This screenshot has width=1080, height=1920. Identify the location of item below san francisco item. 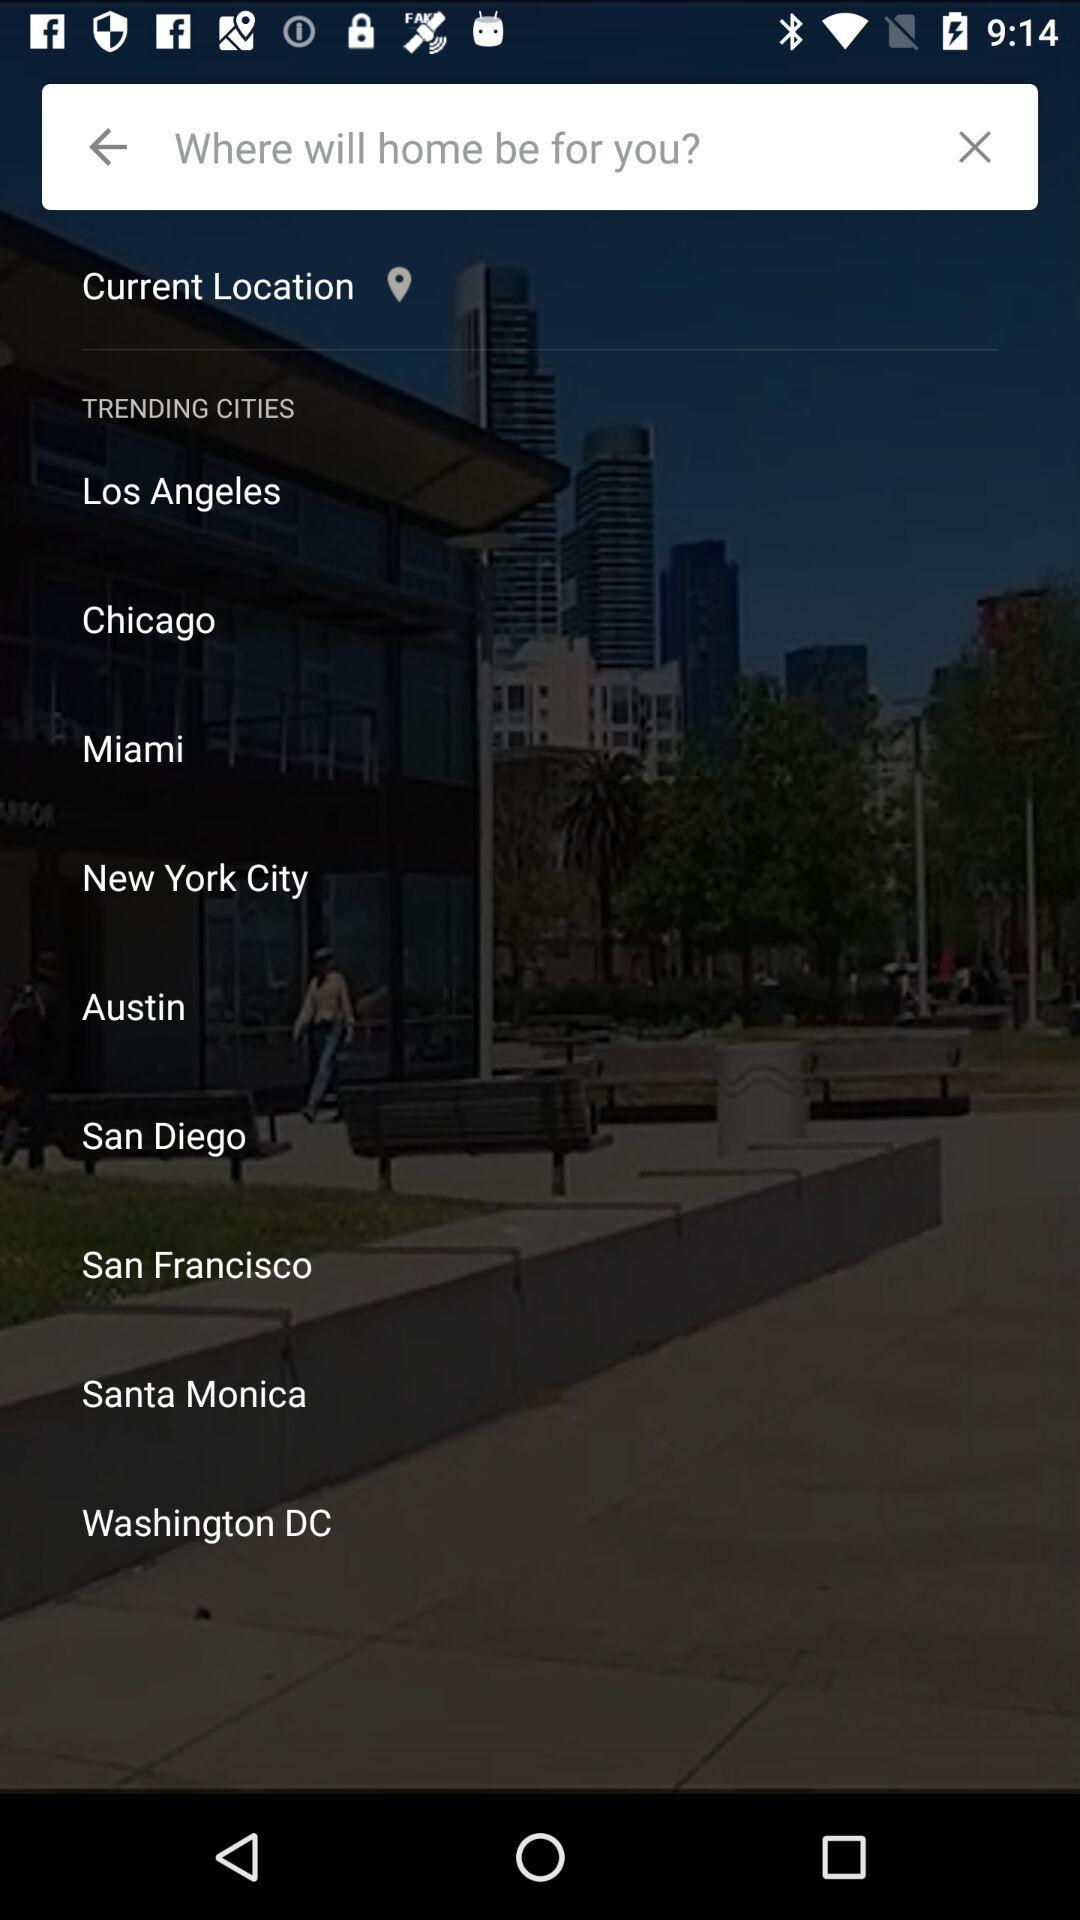
(540, 1391).